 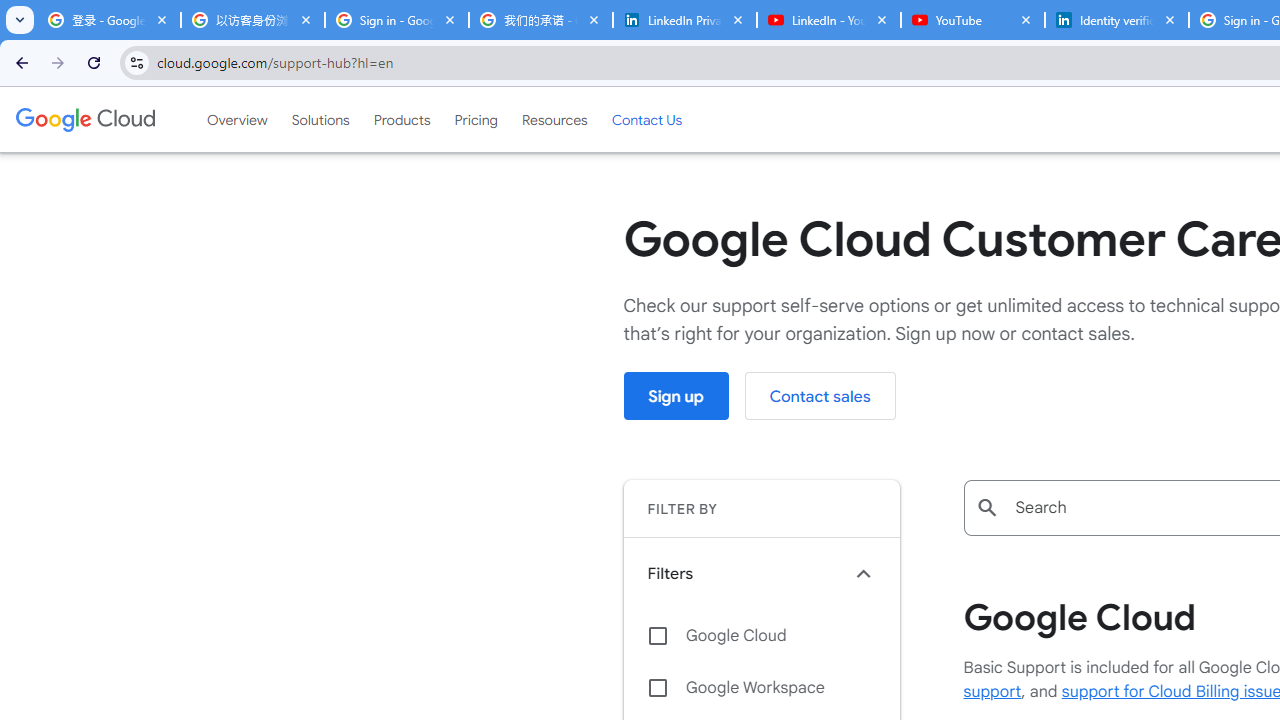 What do you see at coordinates (554, 119) in the screenshot?
I see `'Resources'` at bounding box center [554, 119].